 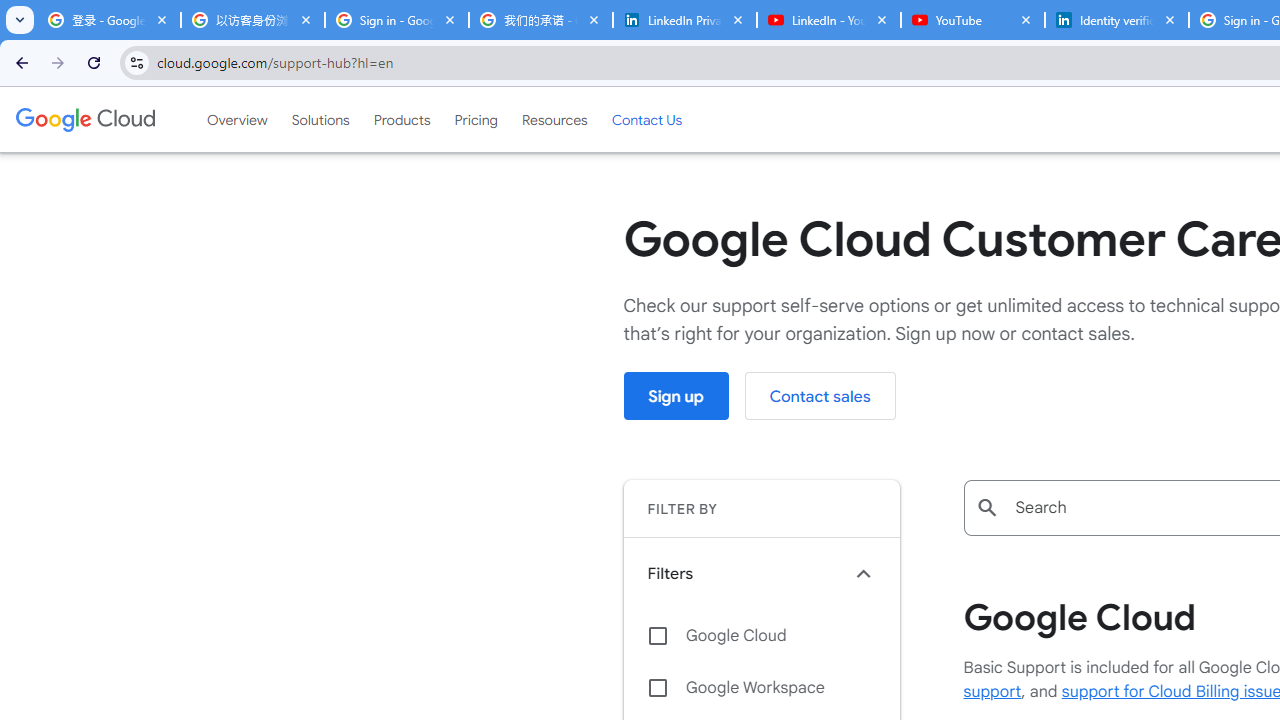 What do you see at coordinates (554, 119) in the screenshot?
I see `'Resources'` at bounding box center [554, 119].